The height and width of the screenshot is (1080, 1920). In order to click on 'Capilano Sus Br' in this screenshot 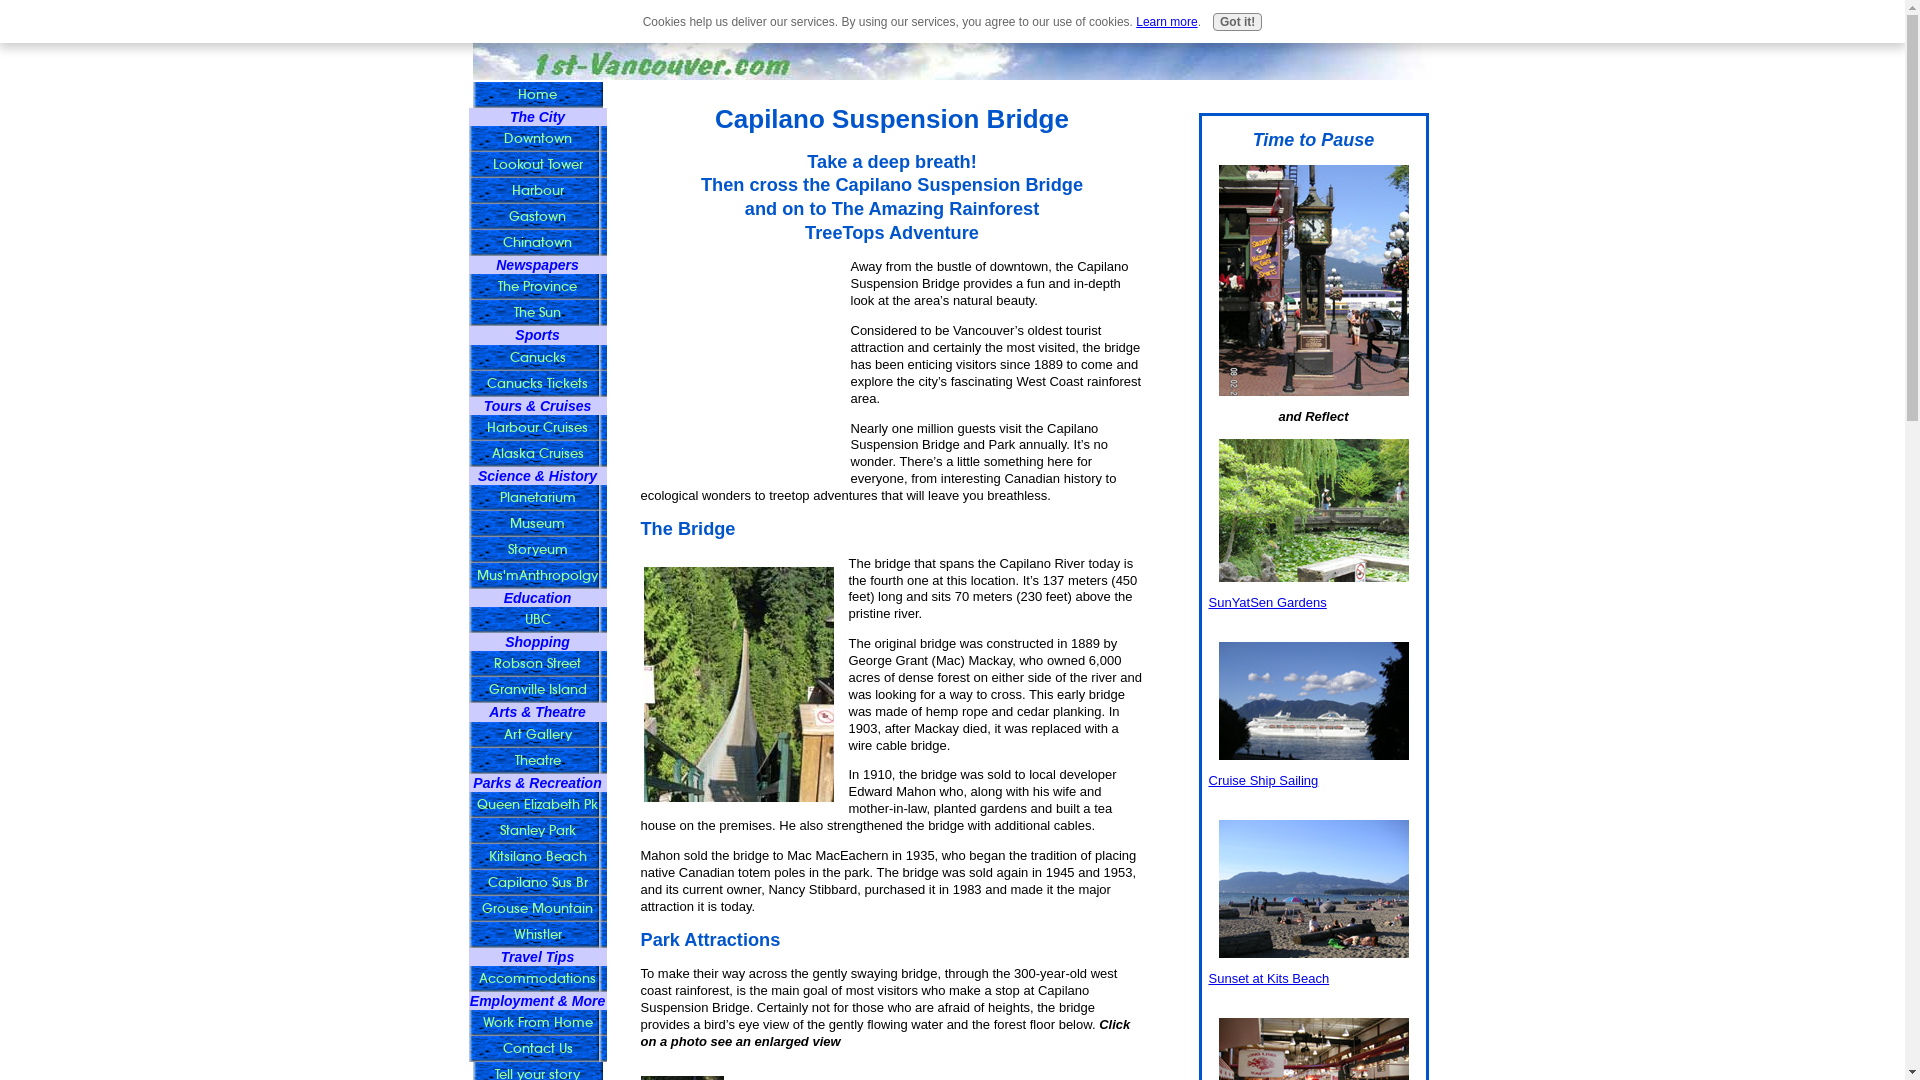, I will do `click(537, 882)`.